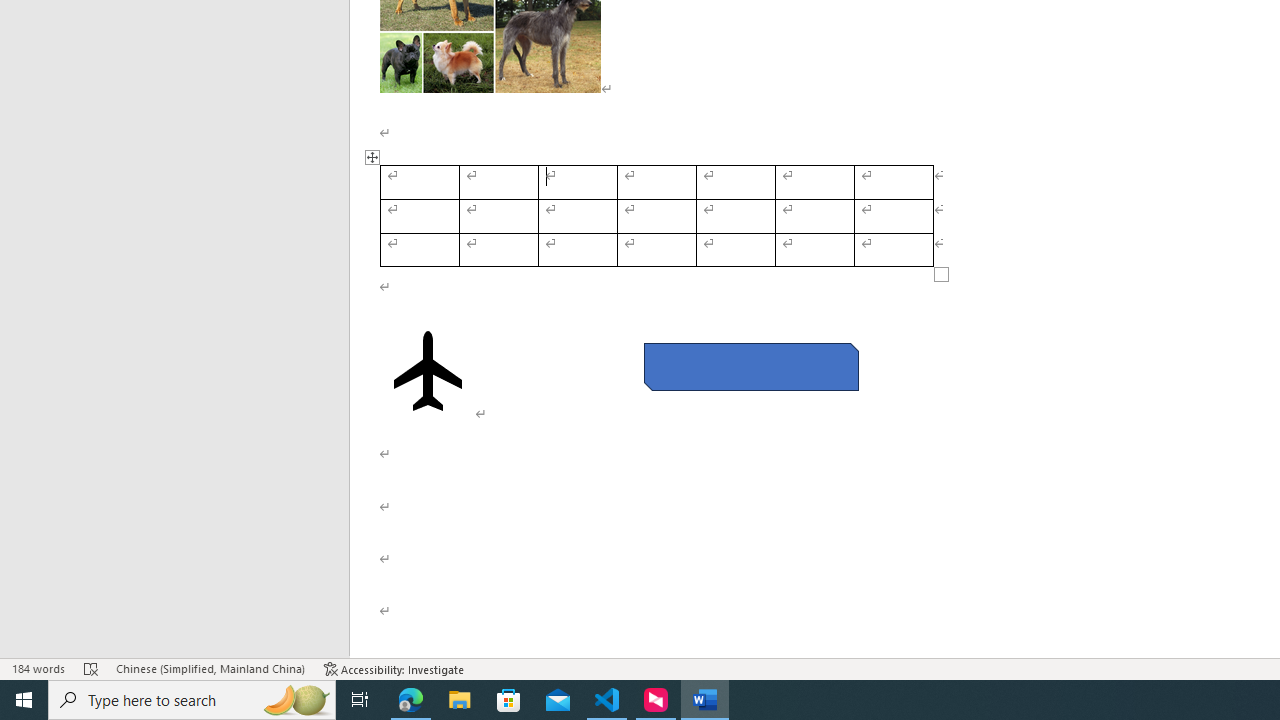 Image resolution: width=1280 pixels, height=720 pixels. What do you see at coordinates (90, 669) in the screenshot?
I see `'Spelling and Grammar Check Errors'` at bounding box center [90, 669].